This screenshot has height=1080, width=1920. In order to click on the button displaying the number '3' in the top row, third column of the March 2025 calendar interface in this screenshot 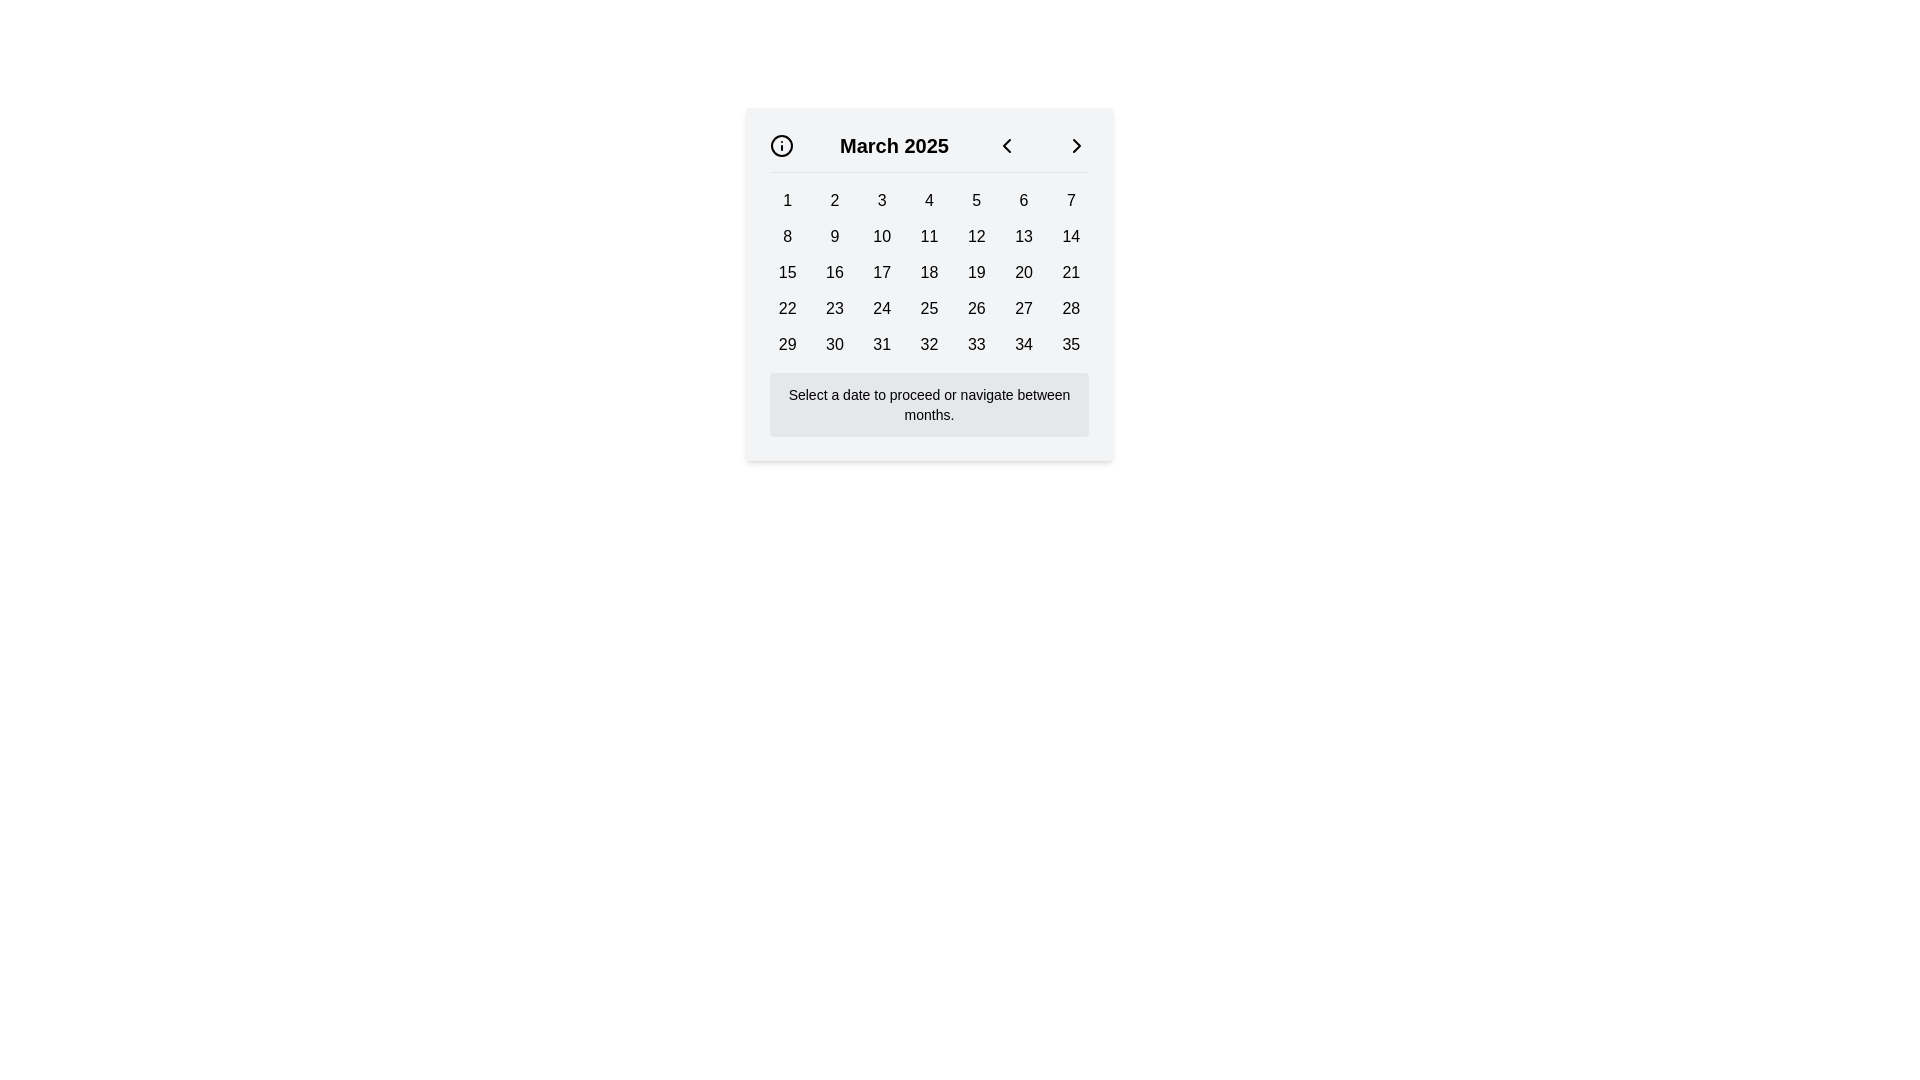, I will do `click(881, 200)`.